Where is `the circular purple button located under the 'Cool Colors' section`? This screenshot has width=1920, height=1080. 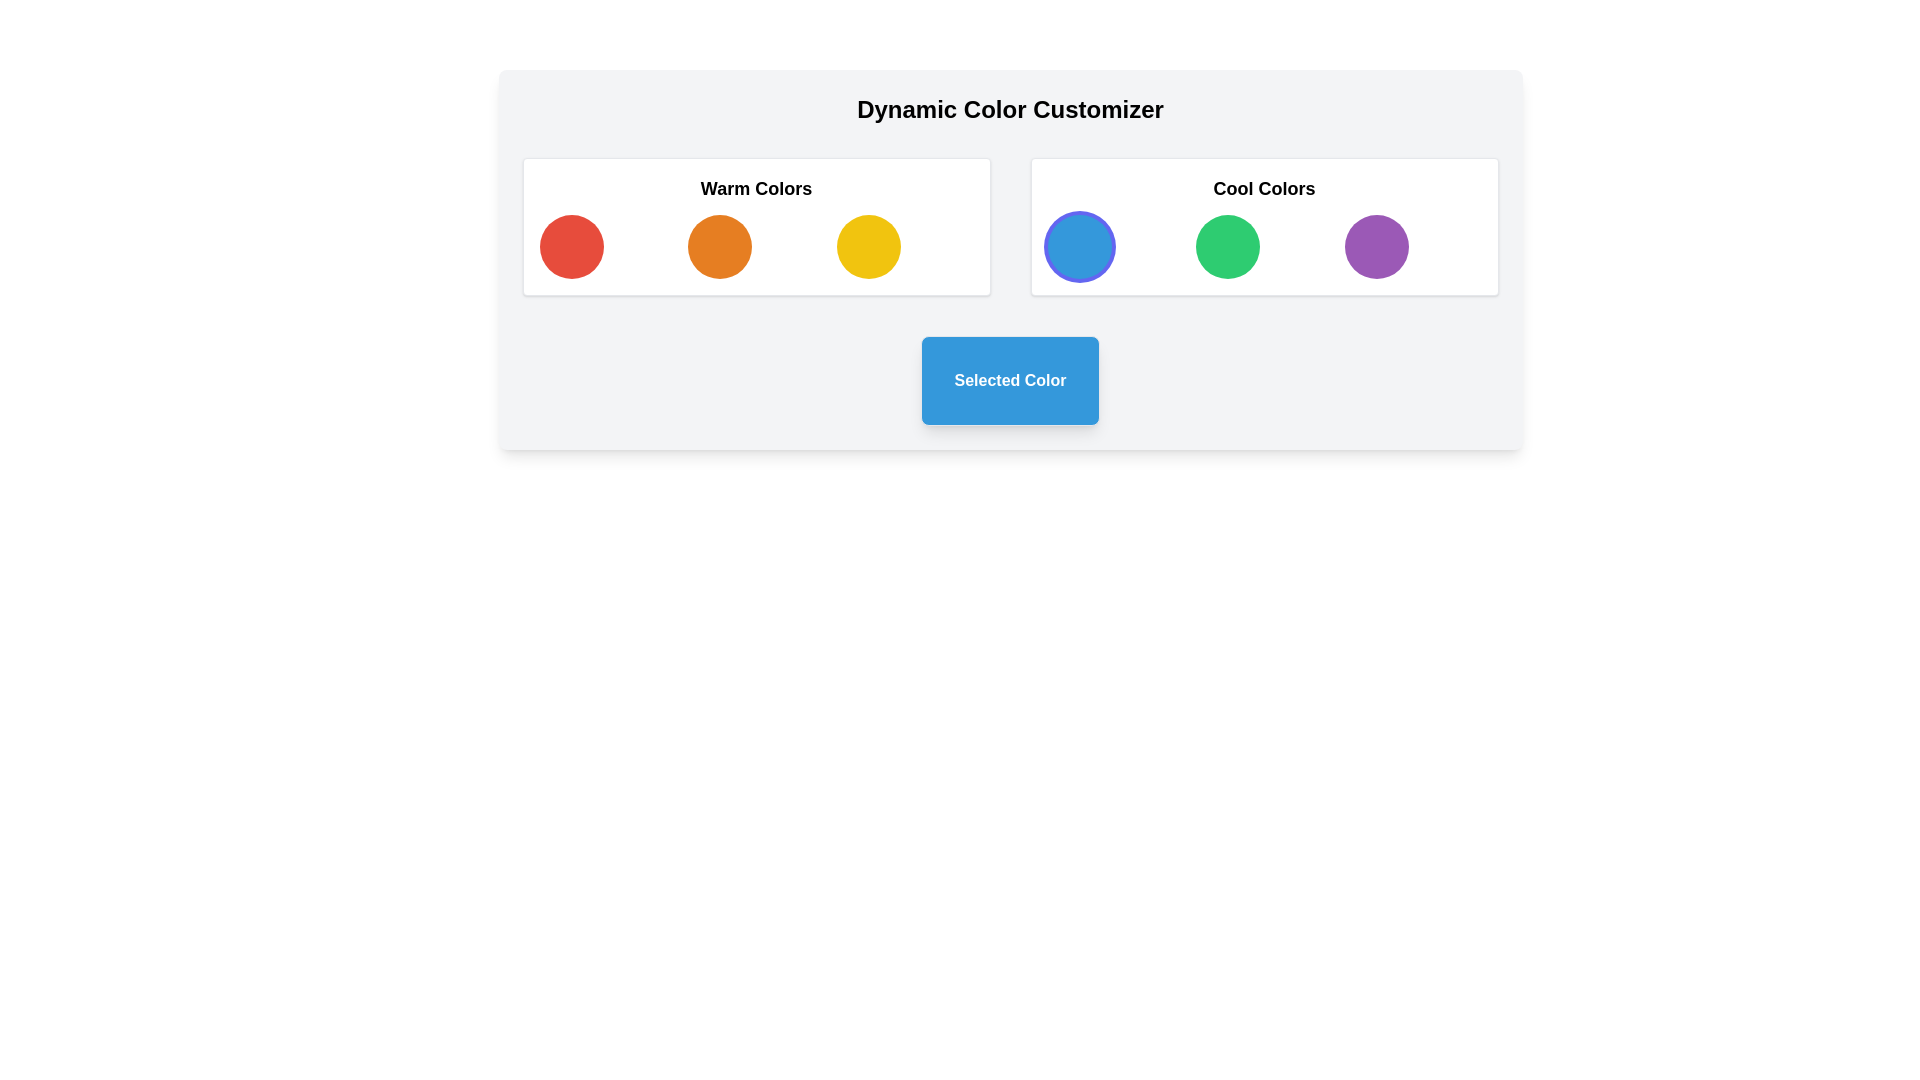
the circular purple button located under the 'Cool Colors' section is located at coordinates (1375, 245).